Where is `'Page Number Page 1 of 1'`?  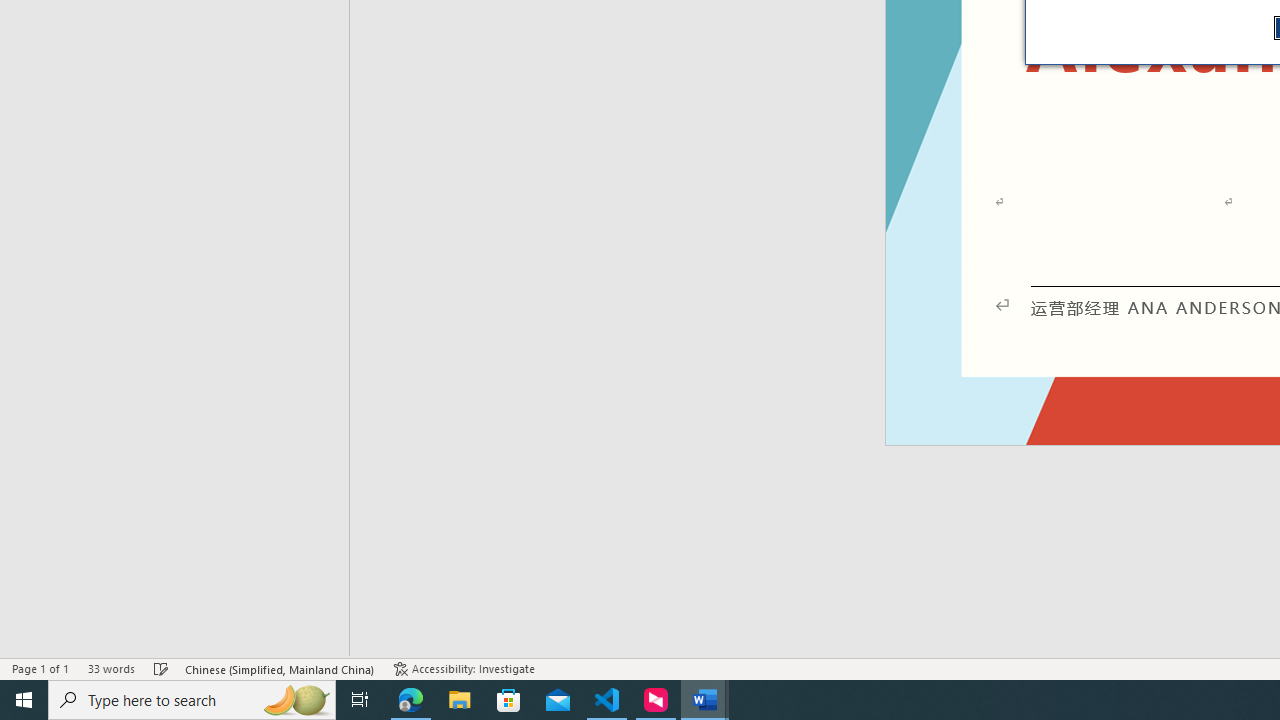
'Page Number Page 1 of 1' is located at coordinates (40, 669).